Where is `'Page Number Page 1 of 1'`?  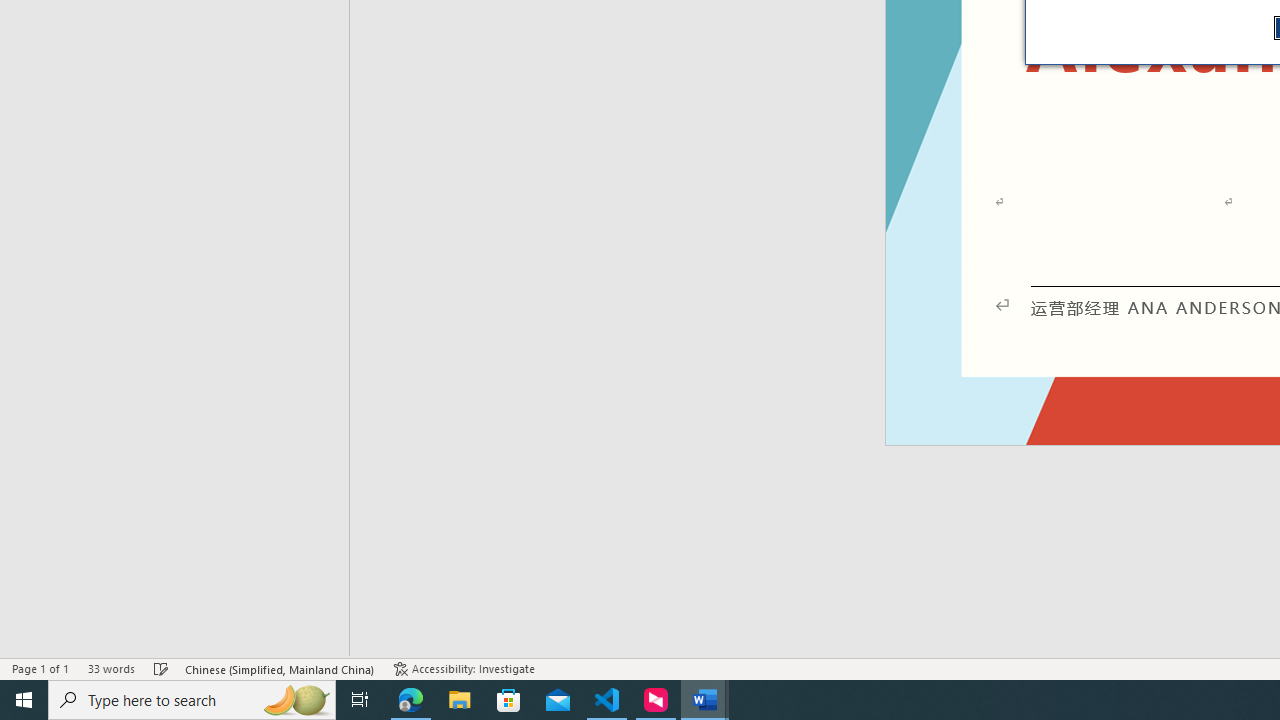
'Page Number Page 1 of 1' is located at coordinates (40, 669).